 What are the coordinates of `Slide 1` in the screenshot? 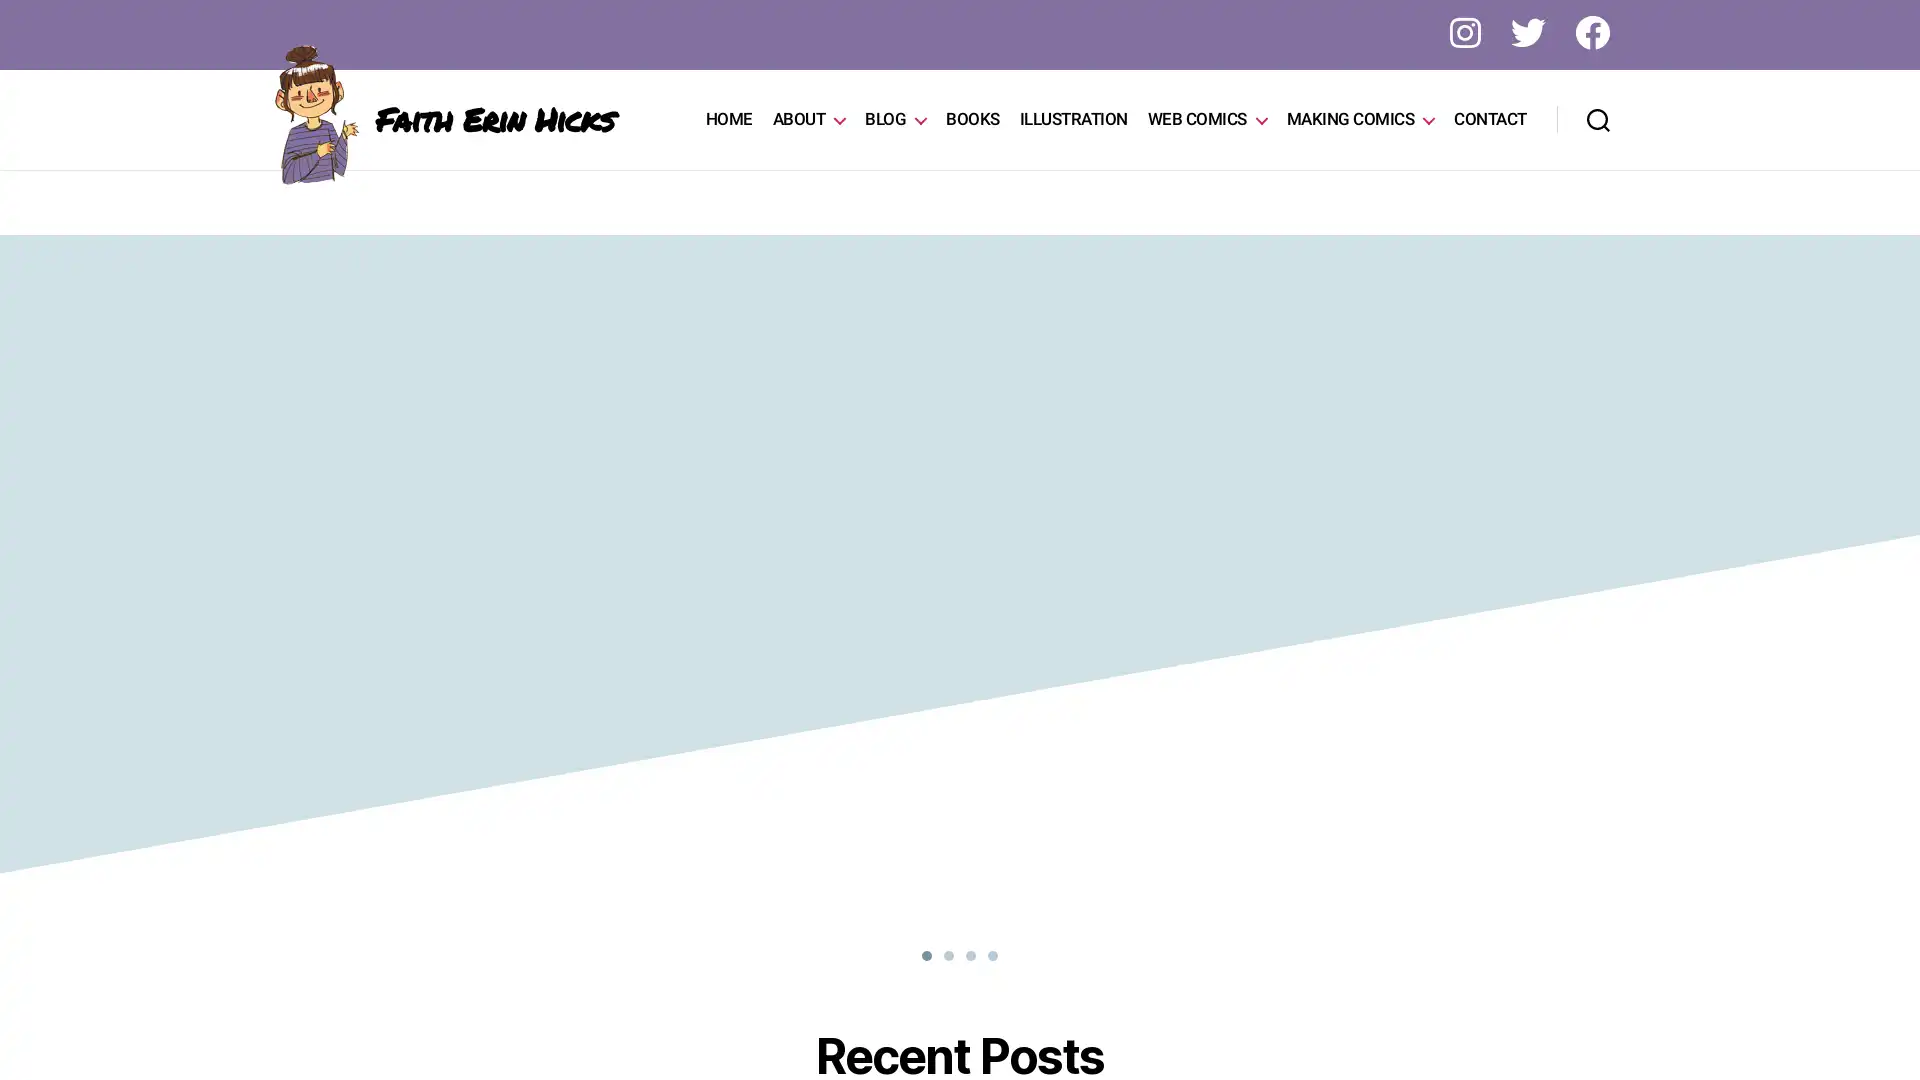 It's located at (970, 954).